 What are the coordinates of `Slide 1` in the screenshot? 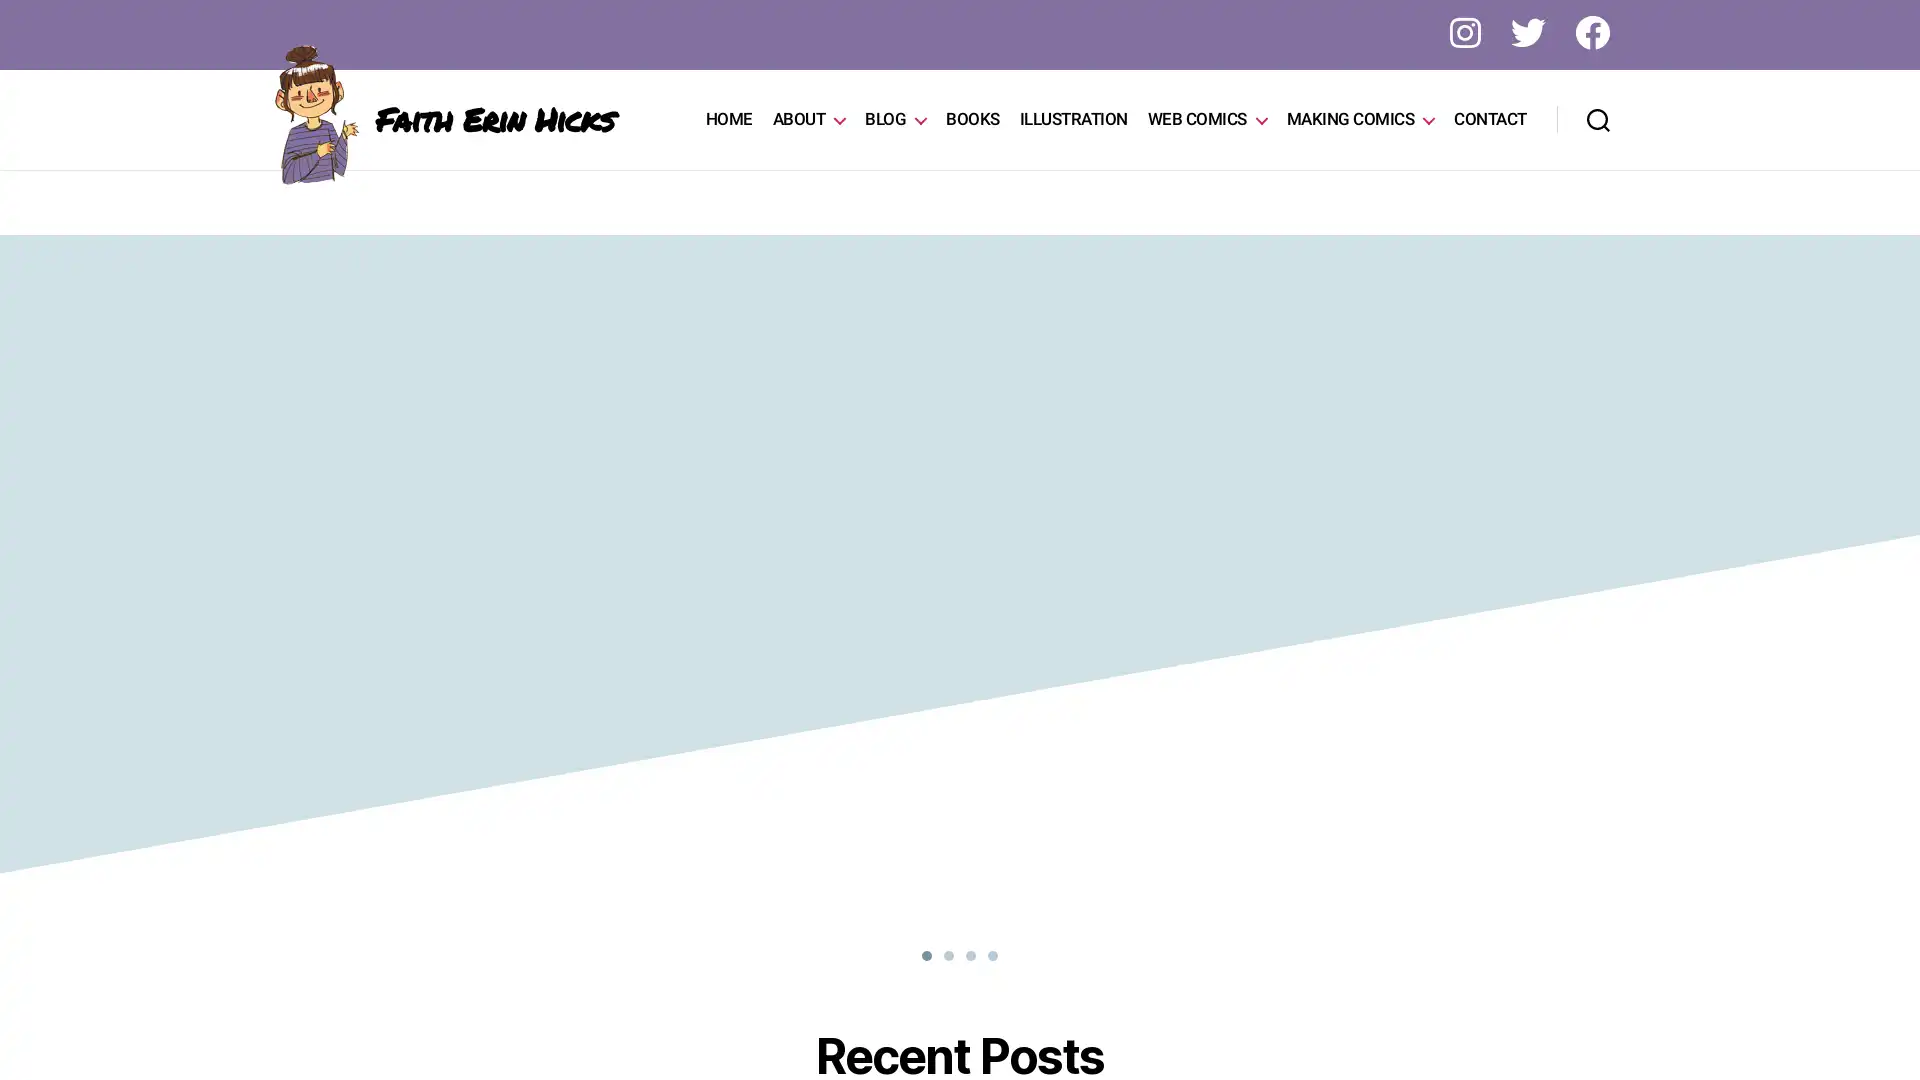 It's located at (970, 954).